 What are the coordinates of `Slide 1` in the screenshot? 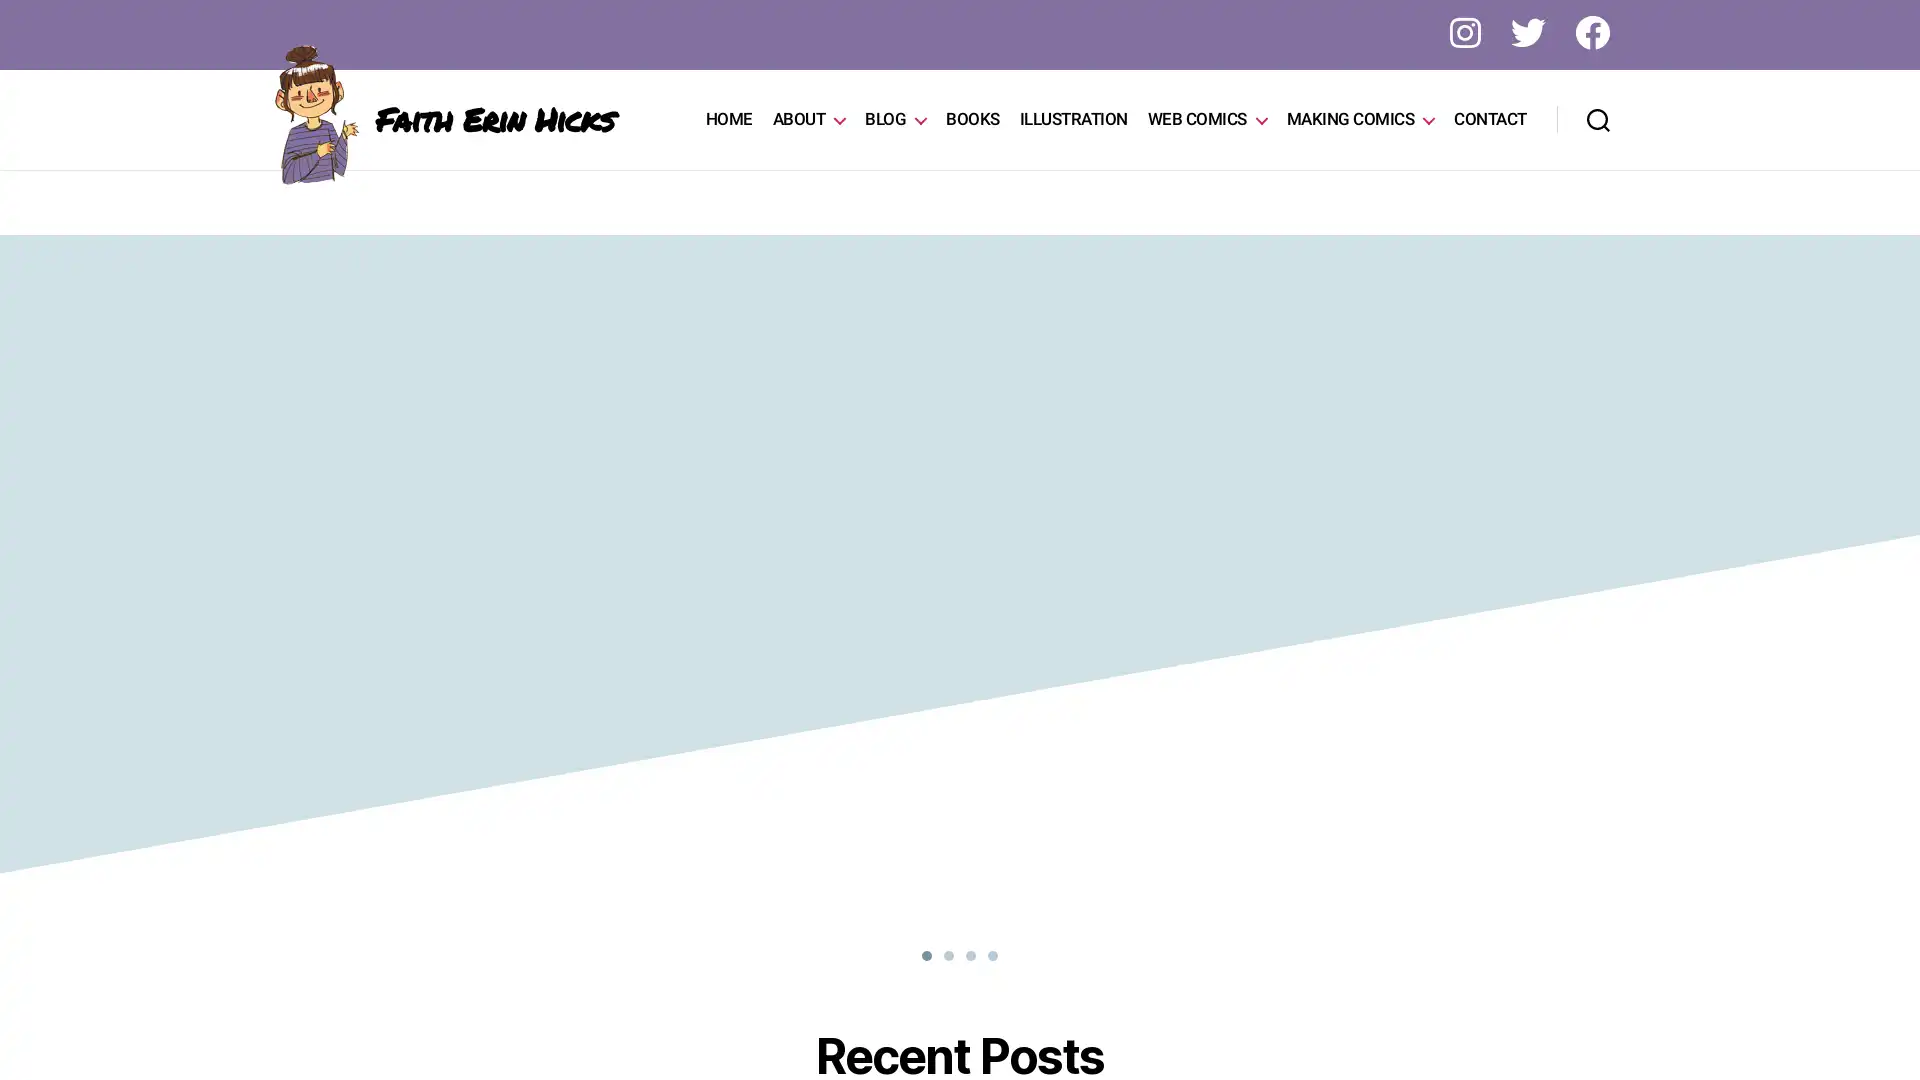 It's located at (970, 954).